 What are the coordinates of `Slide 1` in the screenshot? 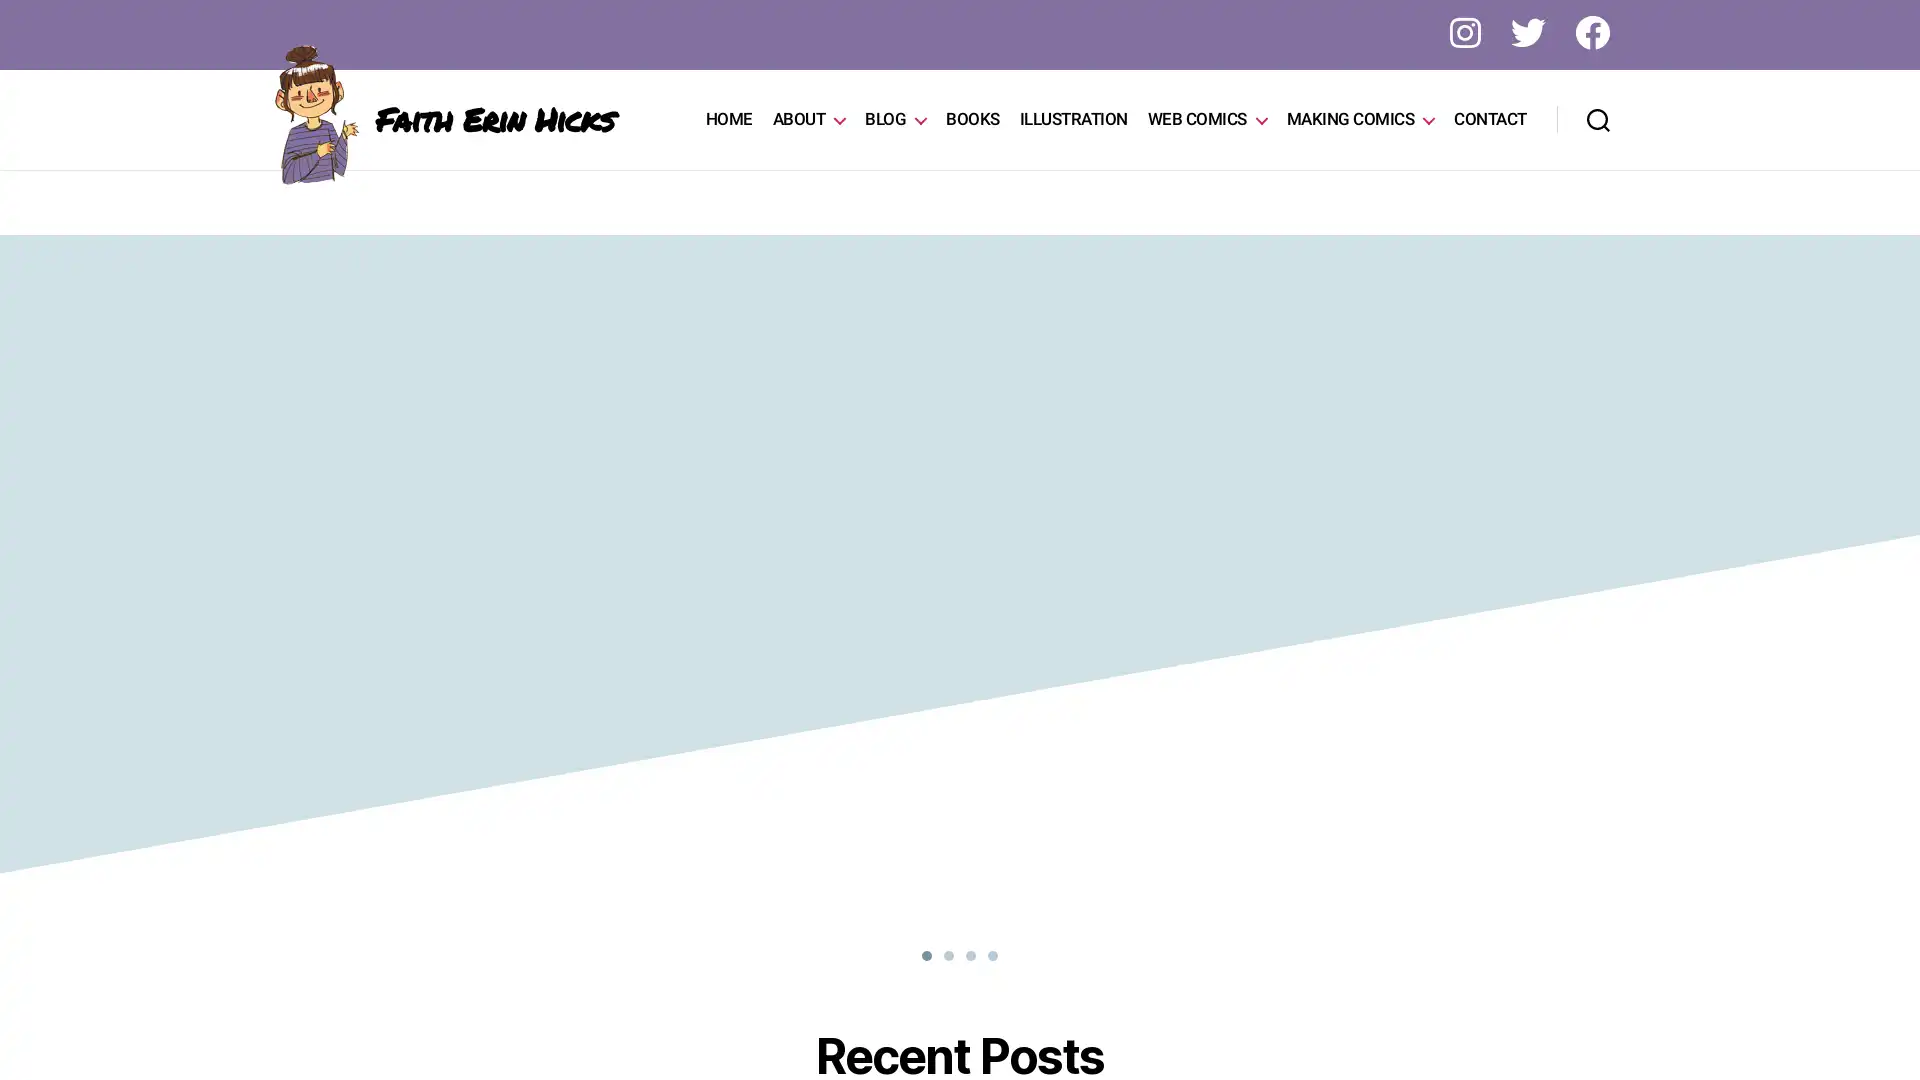 It's located at (970, 954).